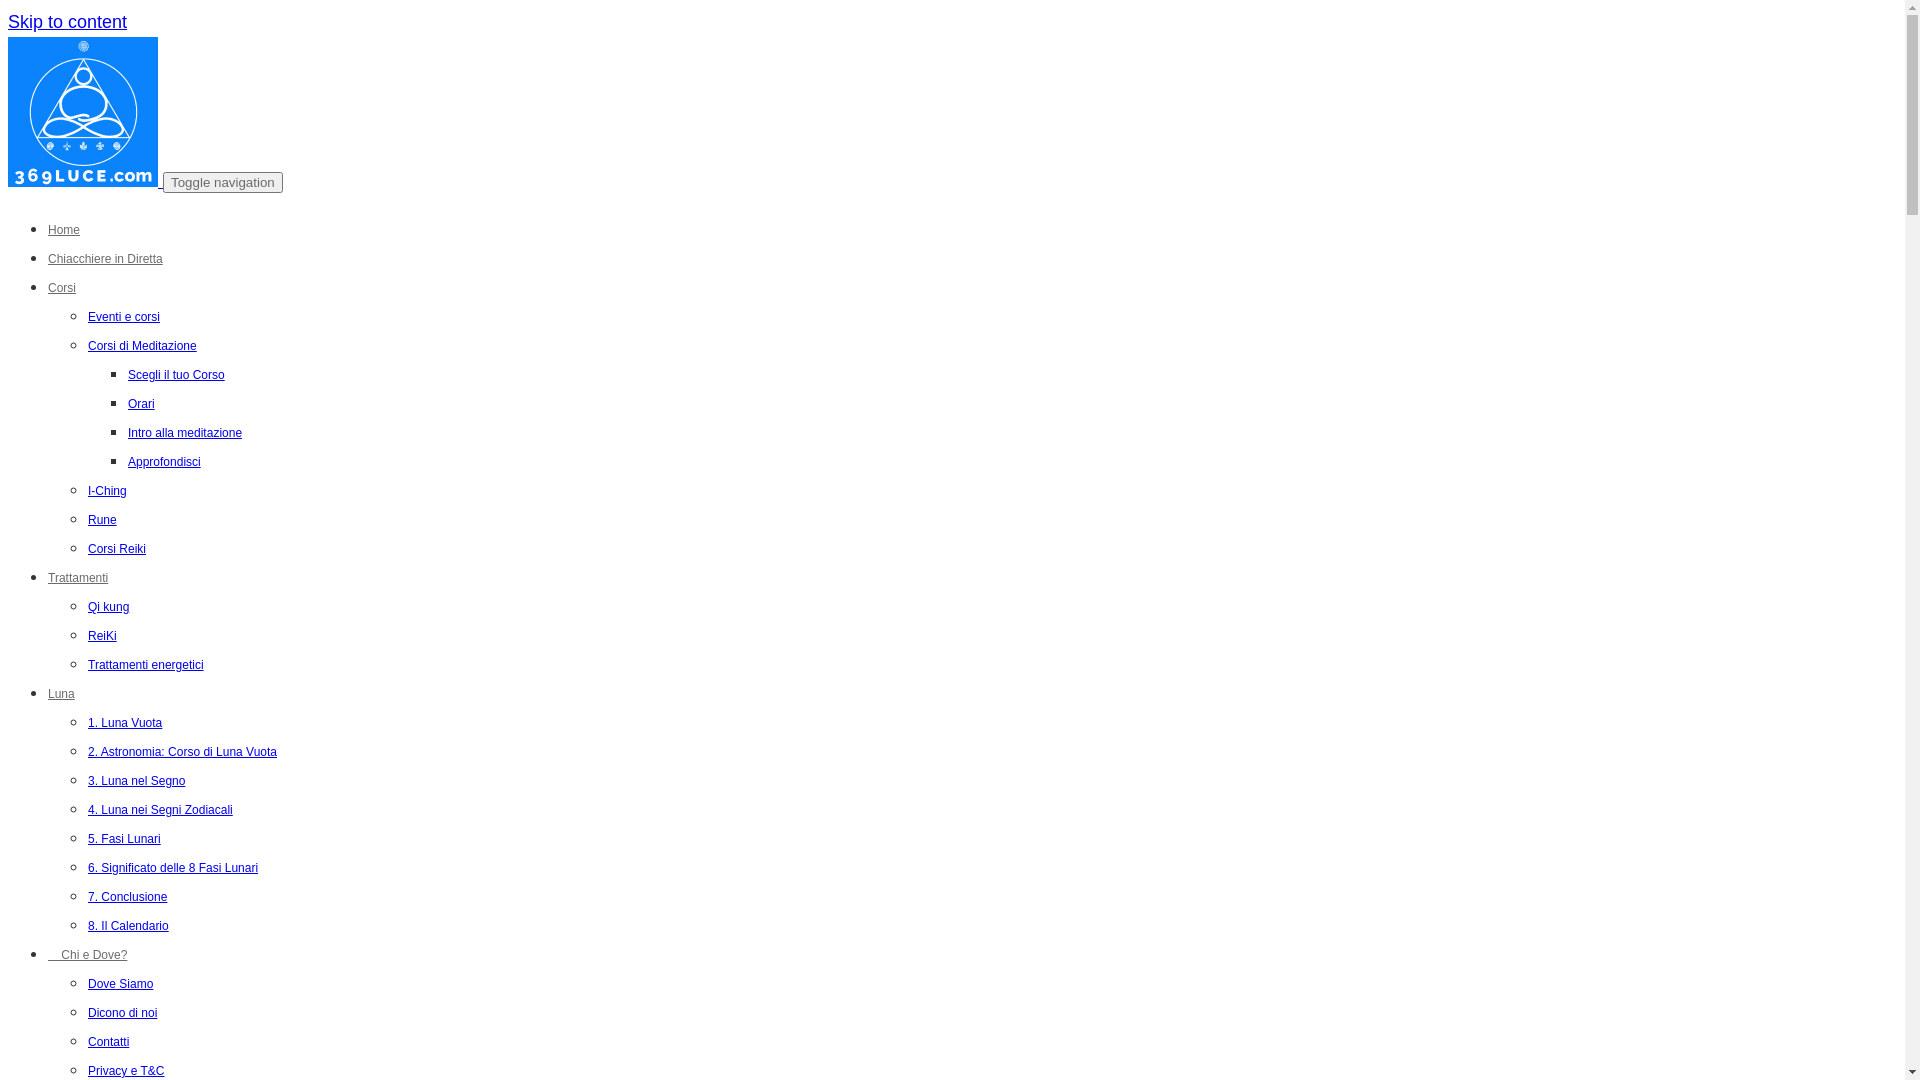  What do you see at coordinates (222, 182) in the screenshot?
I see `'Toggle navigation'` at bounding box center [222, 182].